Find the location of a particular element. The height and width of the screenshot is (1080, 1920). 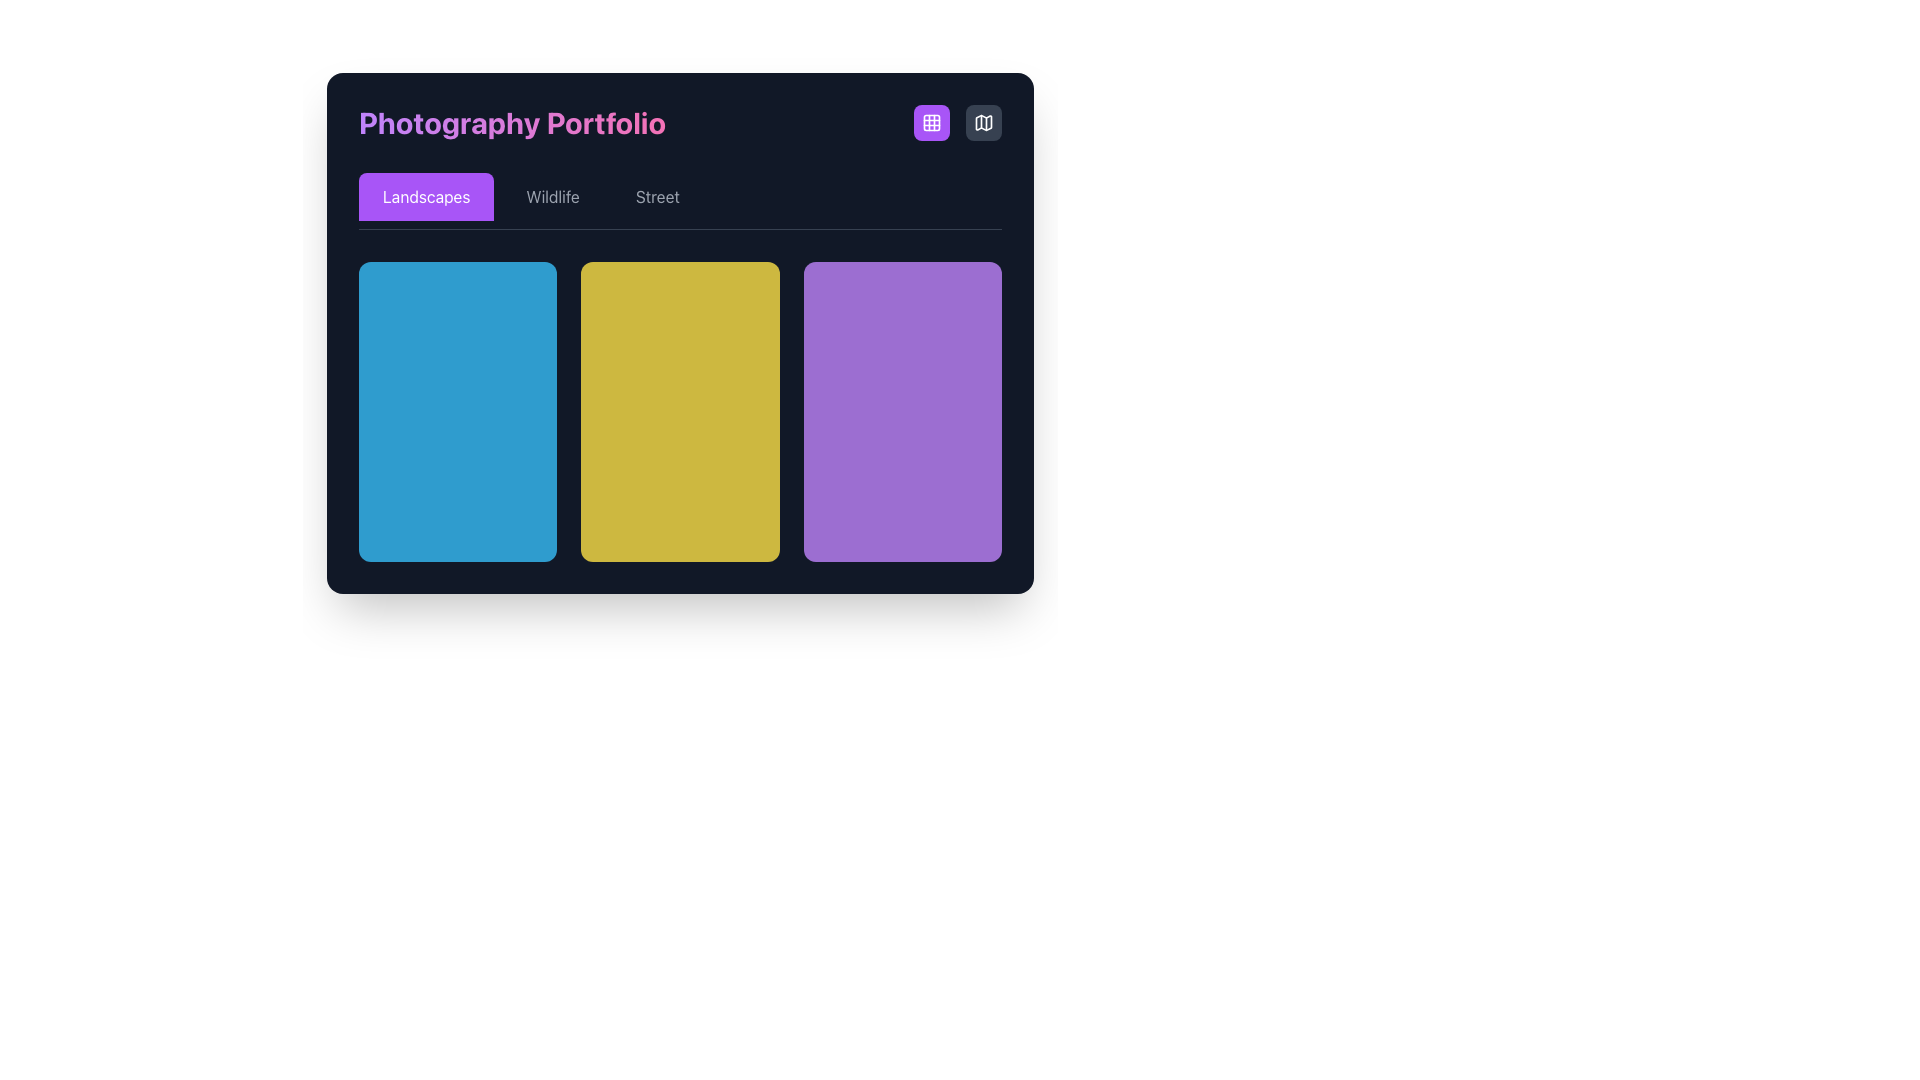

the 'Desert Dunes' card, which is the middle item in a three-column grid layout is located at coordinates (680, 411).